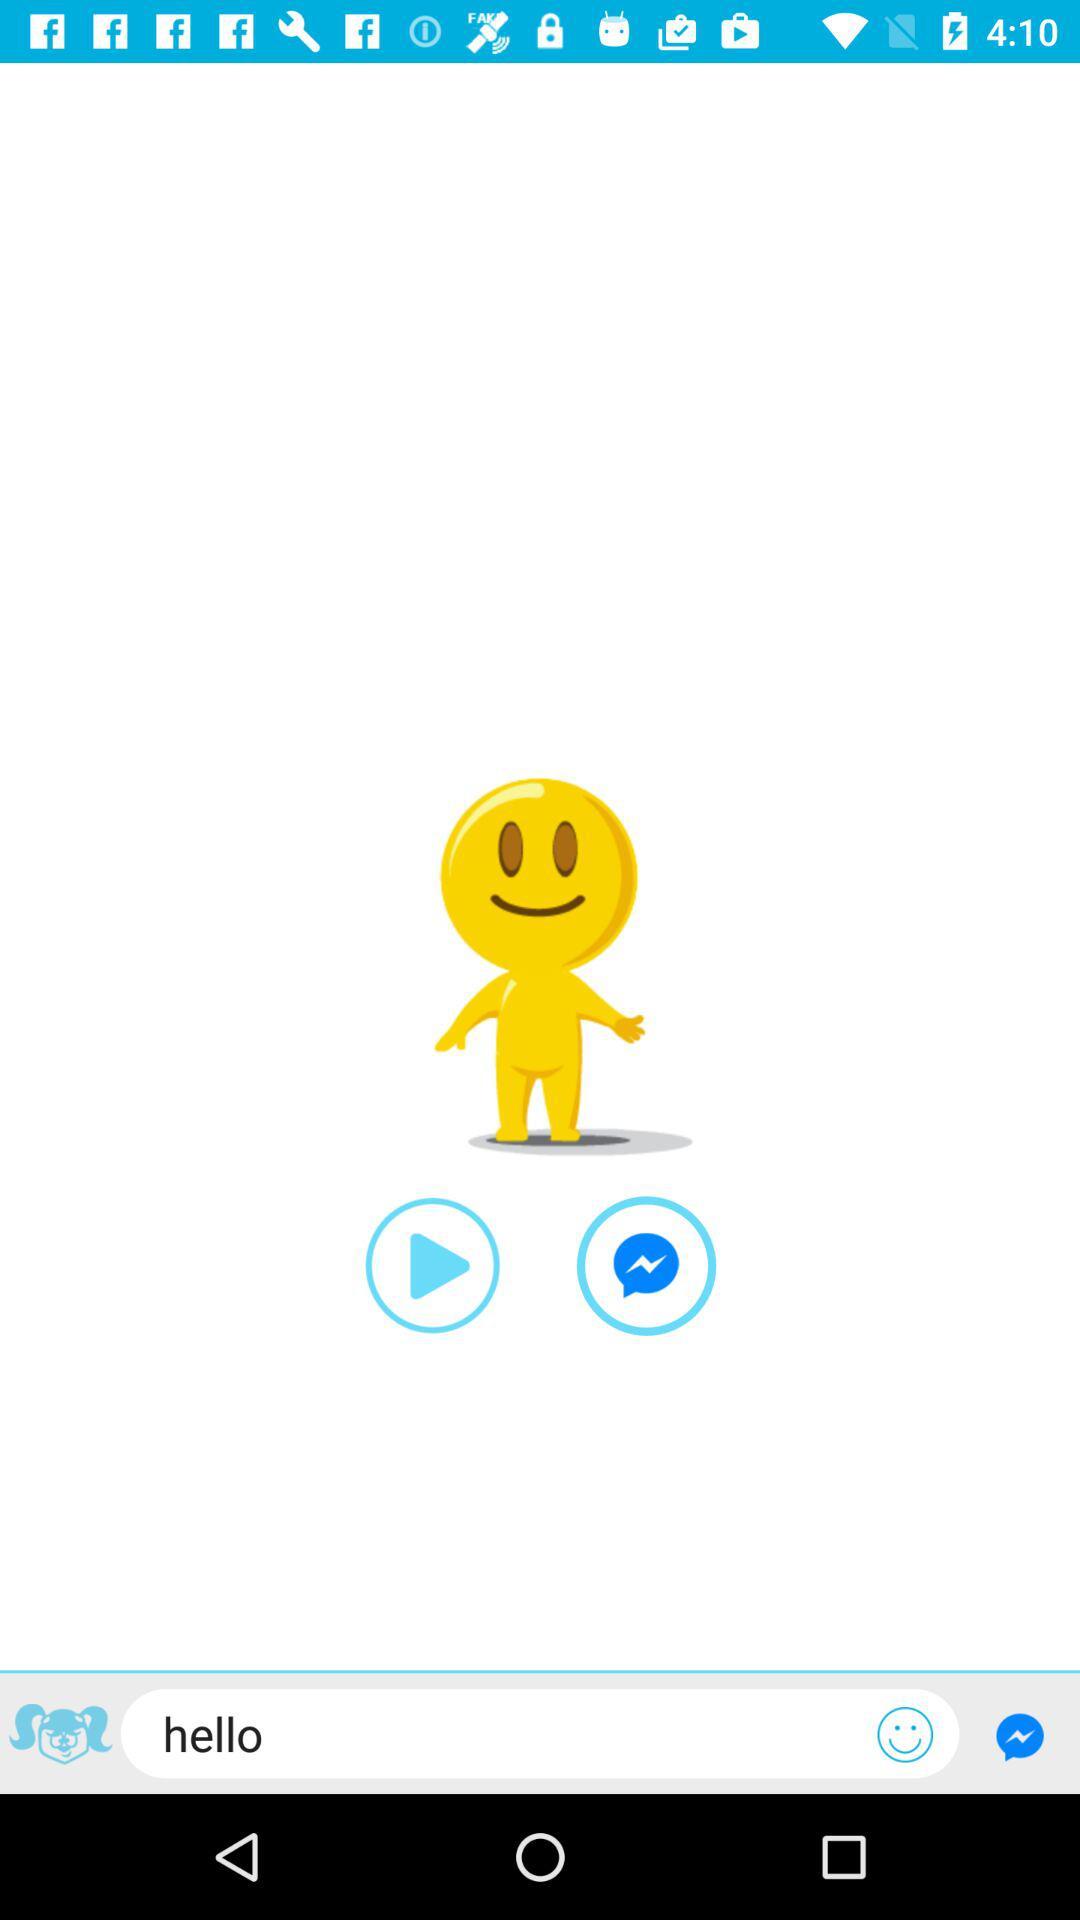 The width and height of the screenshot is (1080, 1920). I want to click on item at the bottom left corner, so click(59, 1736).